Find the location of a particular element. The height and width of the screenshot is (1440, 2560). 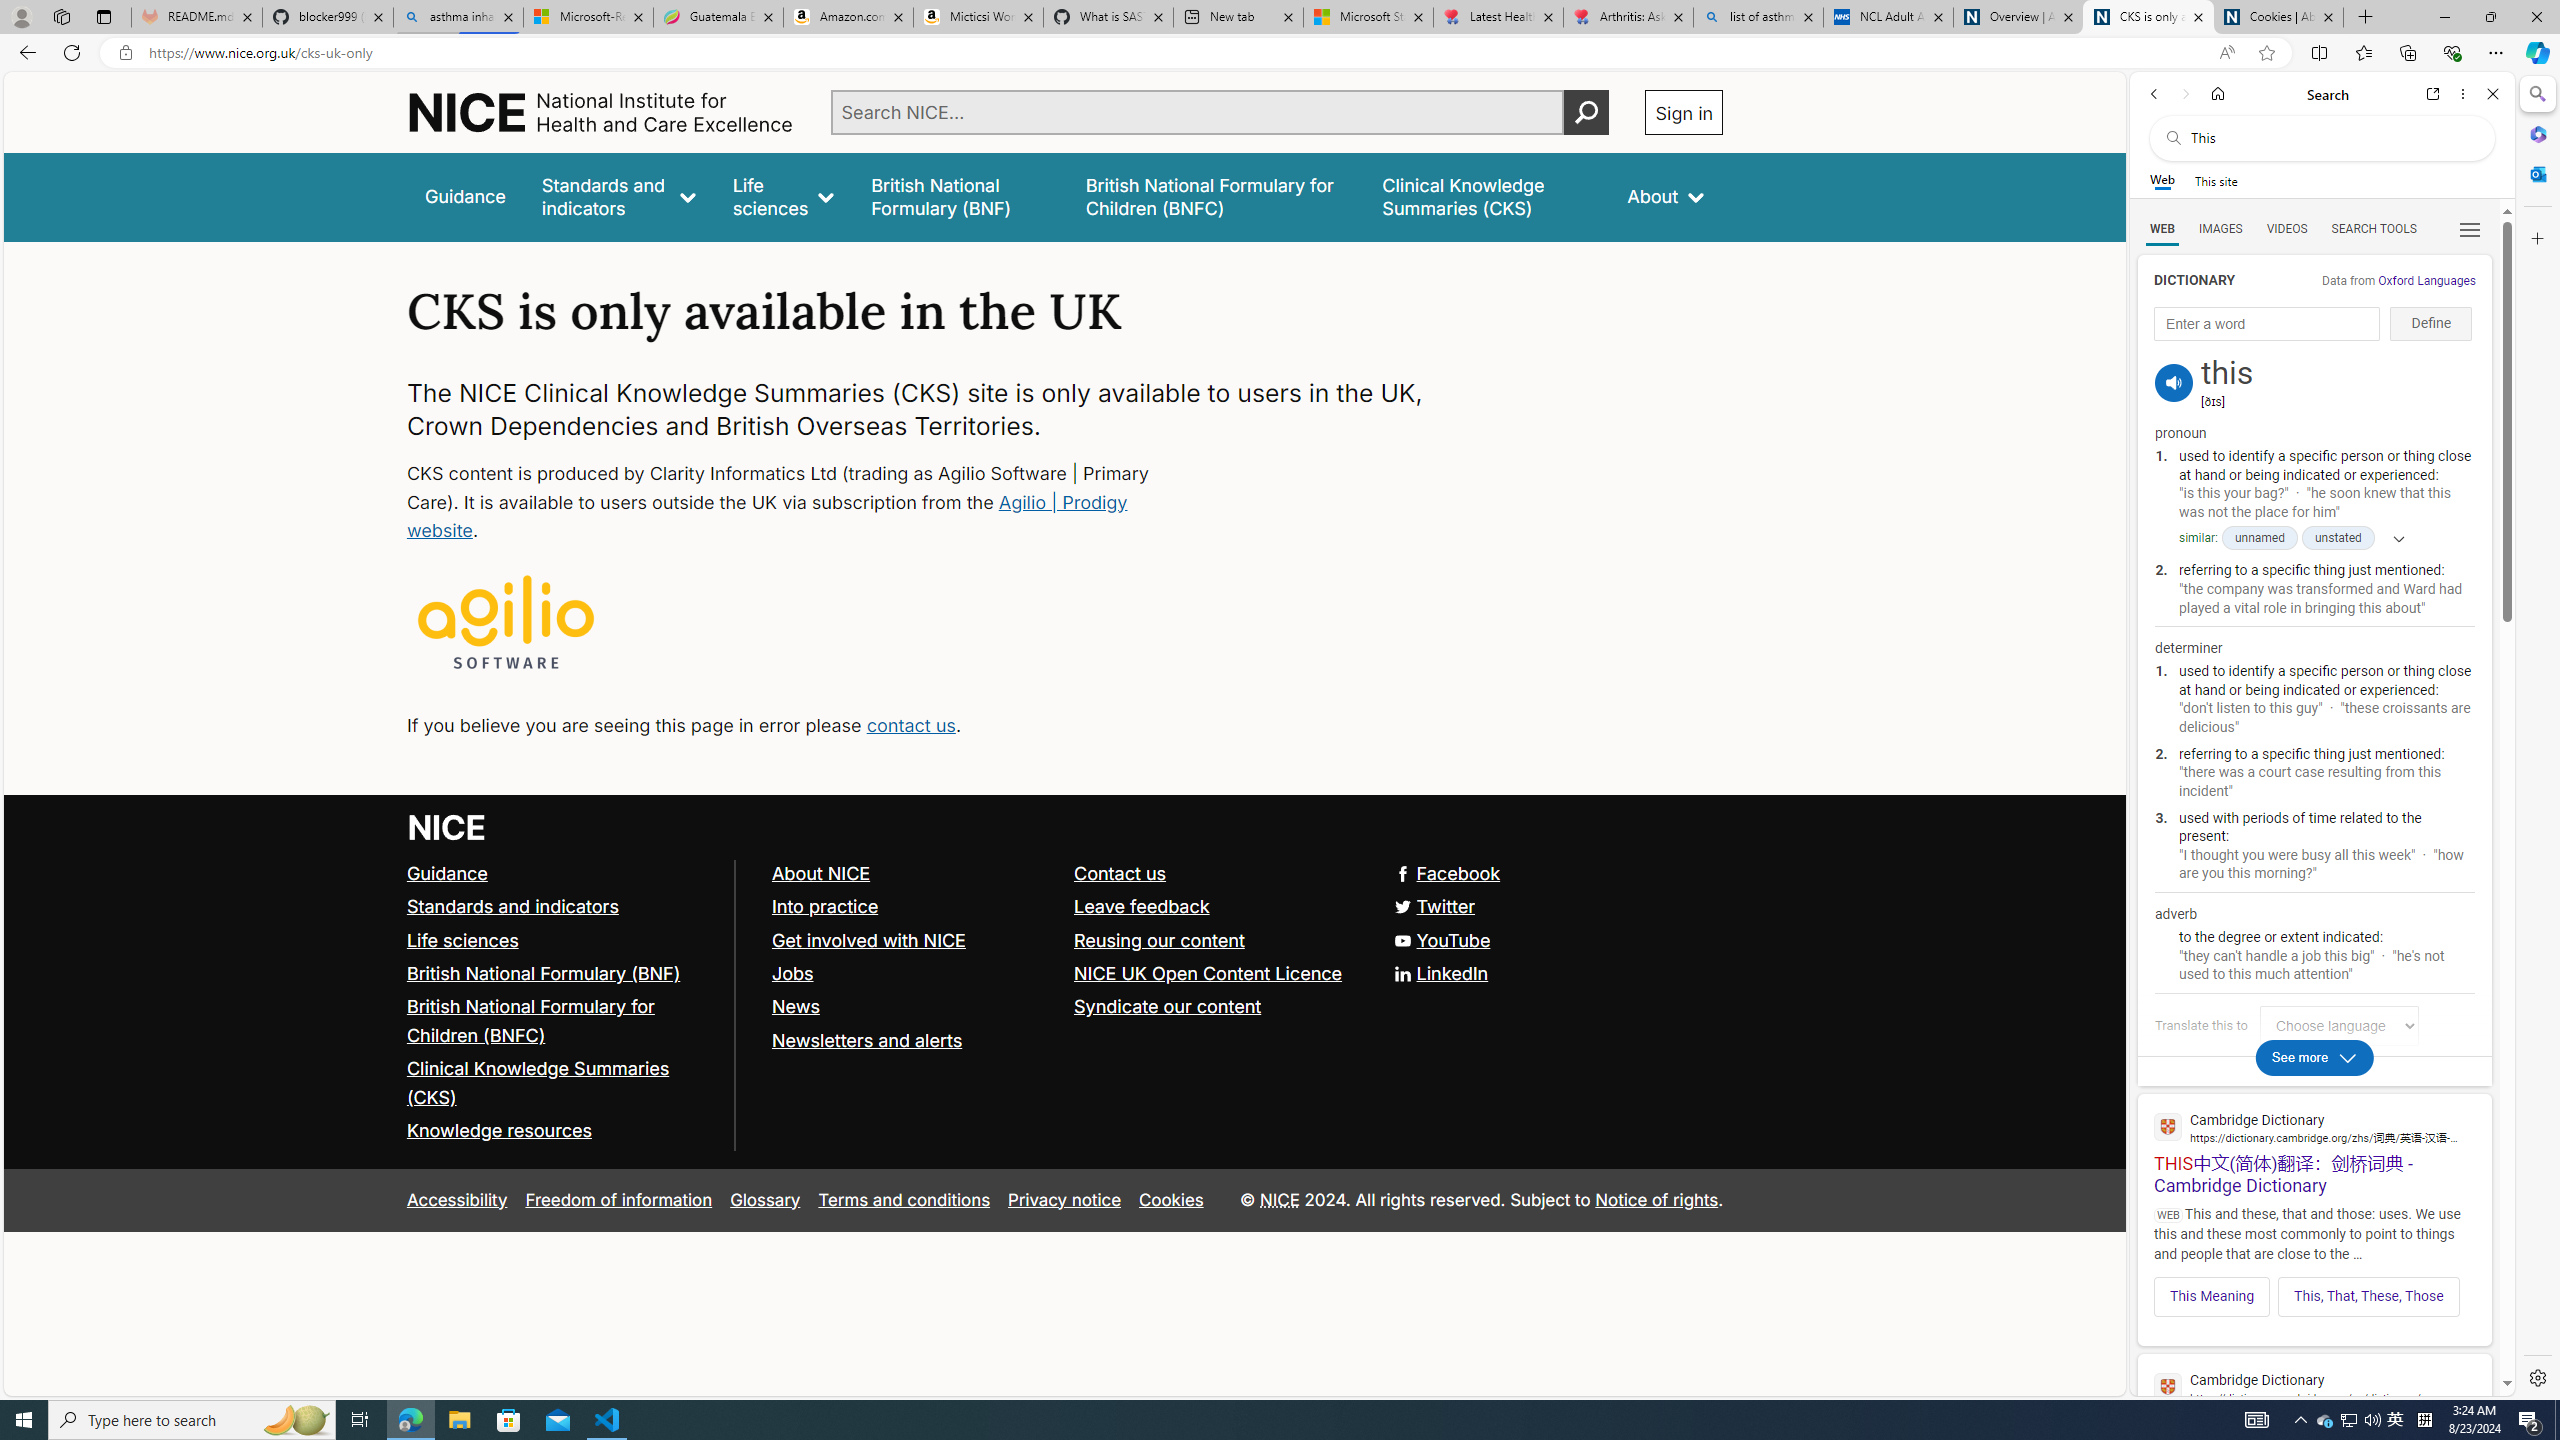

'Freedom of information' is located at coordinates (619, 1199).